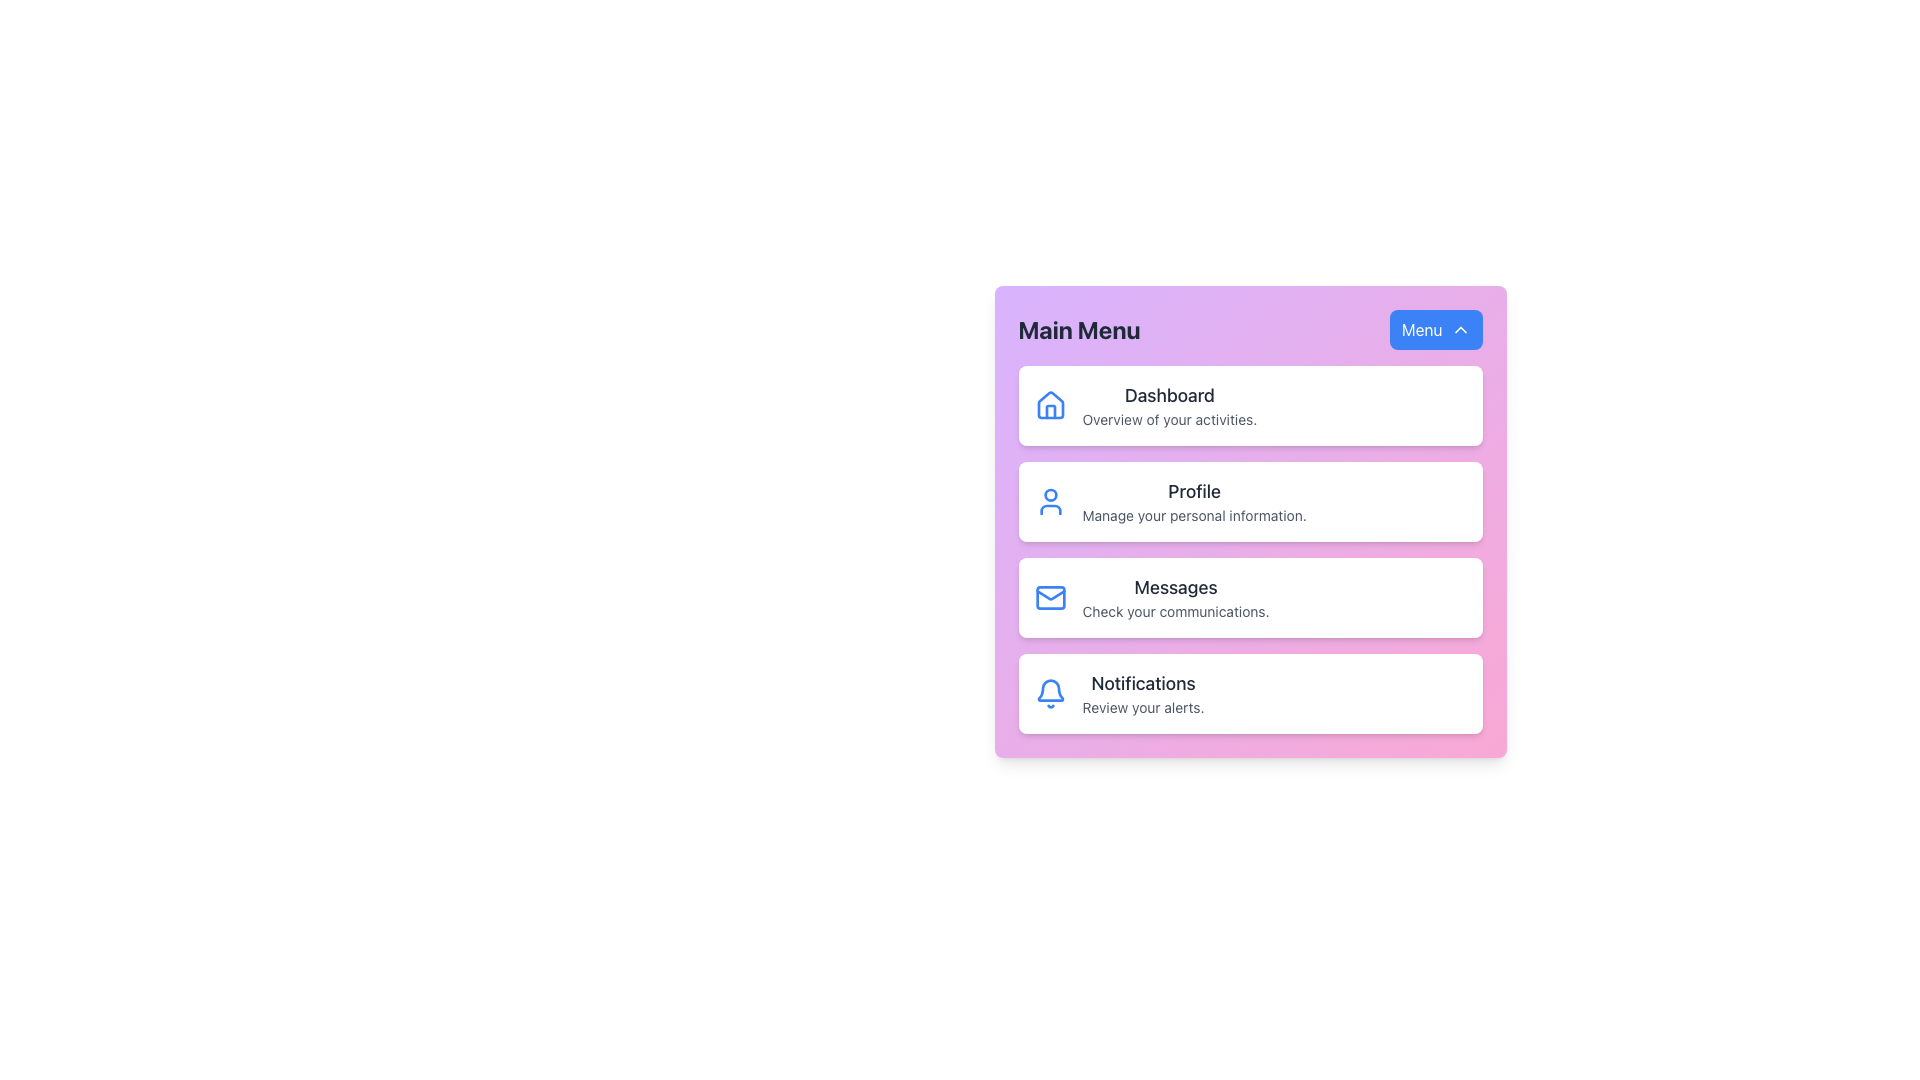 This screenshot has width=1920, height=1080. I want to click on the Chevron Down icon located inside the blue 'Menu' button at the top-right corner of the interface, so click(1460, 329).